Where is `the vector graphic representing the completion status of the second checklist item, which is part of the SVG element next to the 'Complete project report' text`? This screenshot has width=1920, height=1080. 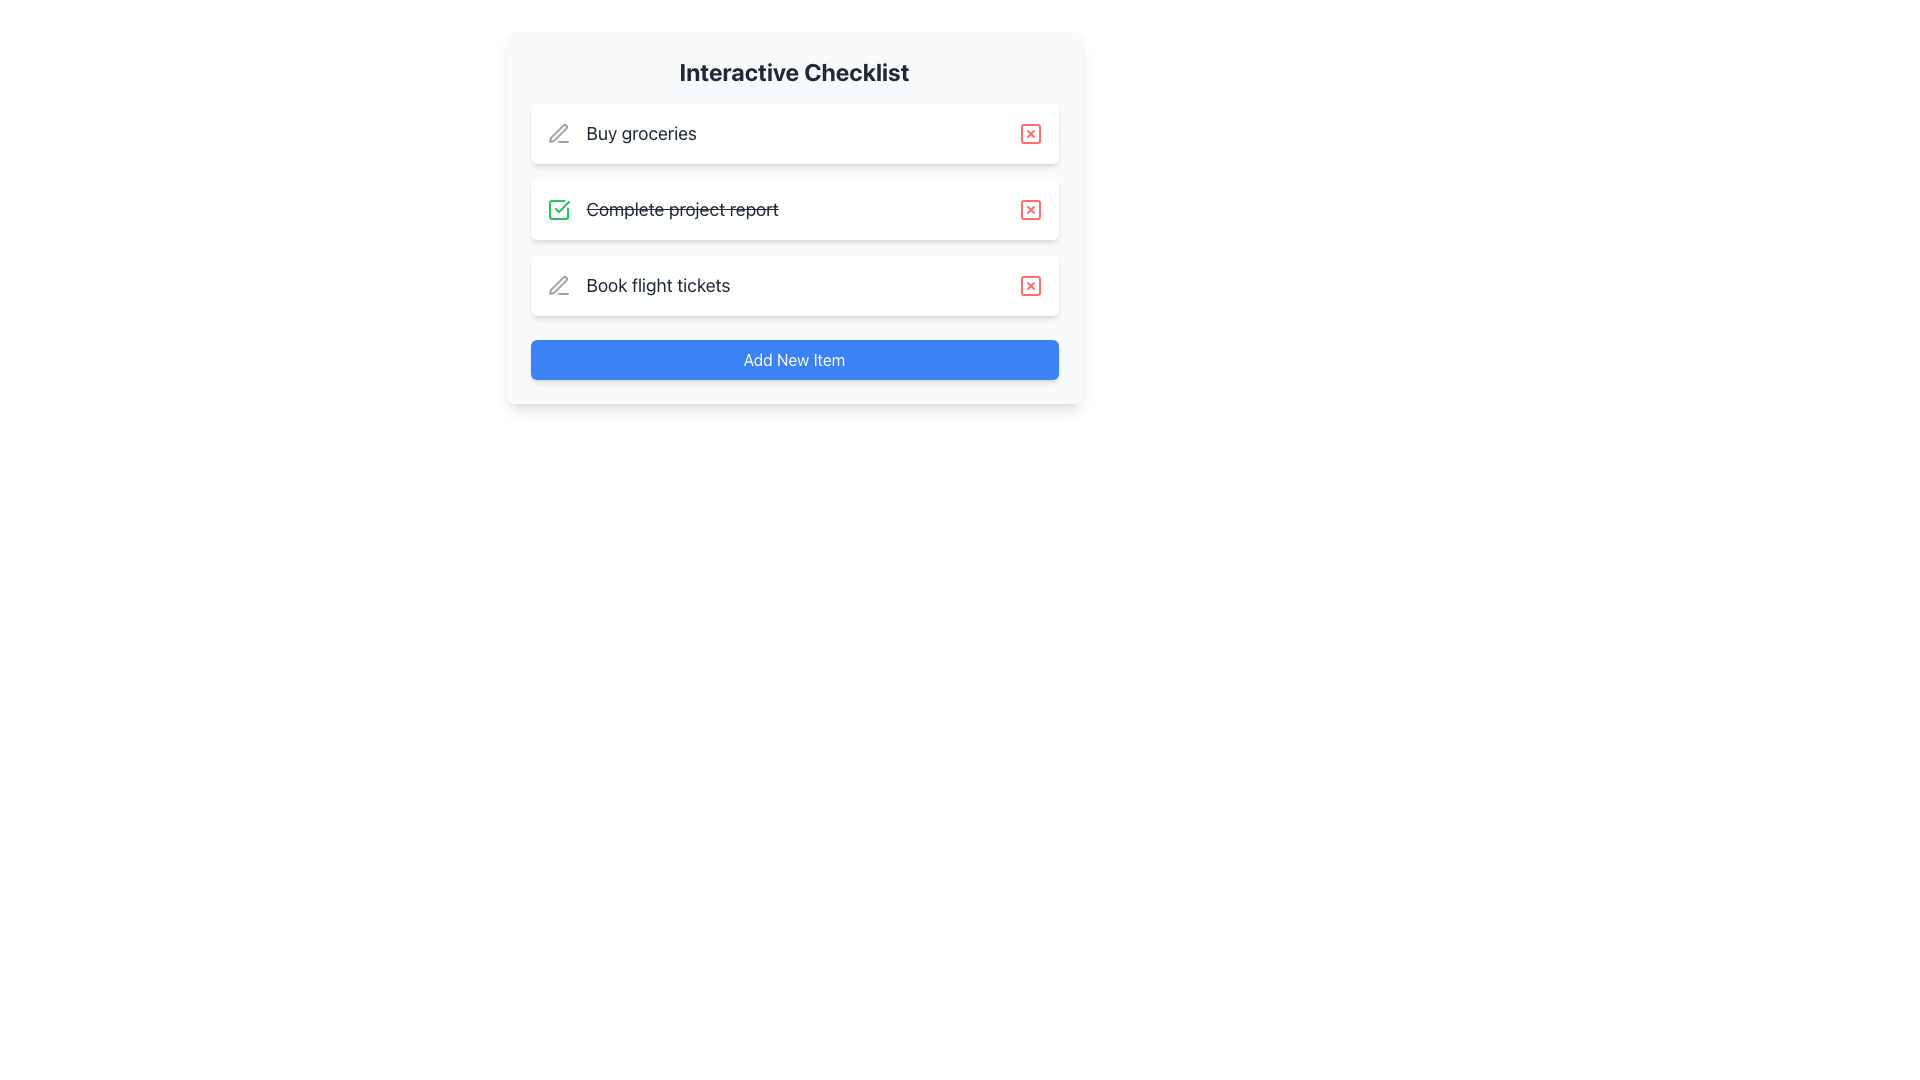
the vector graphic representing the completion status of the second checklist item, which is part of the SVG element next to the 'Complete project report' text is located at coordinates (558, 209).